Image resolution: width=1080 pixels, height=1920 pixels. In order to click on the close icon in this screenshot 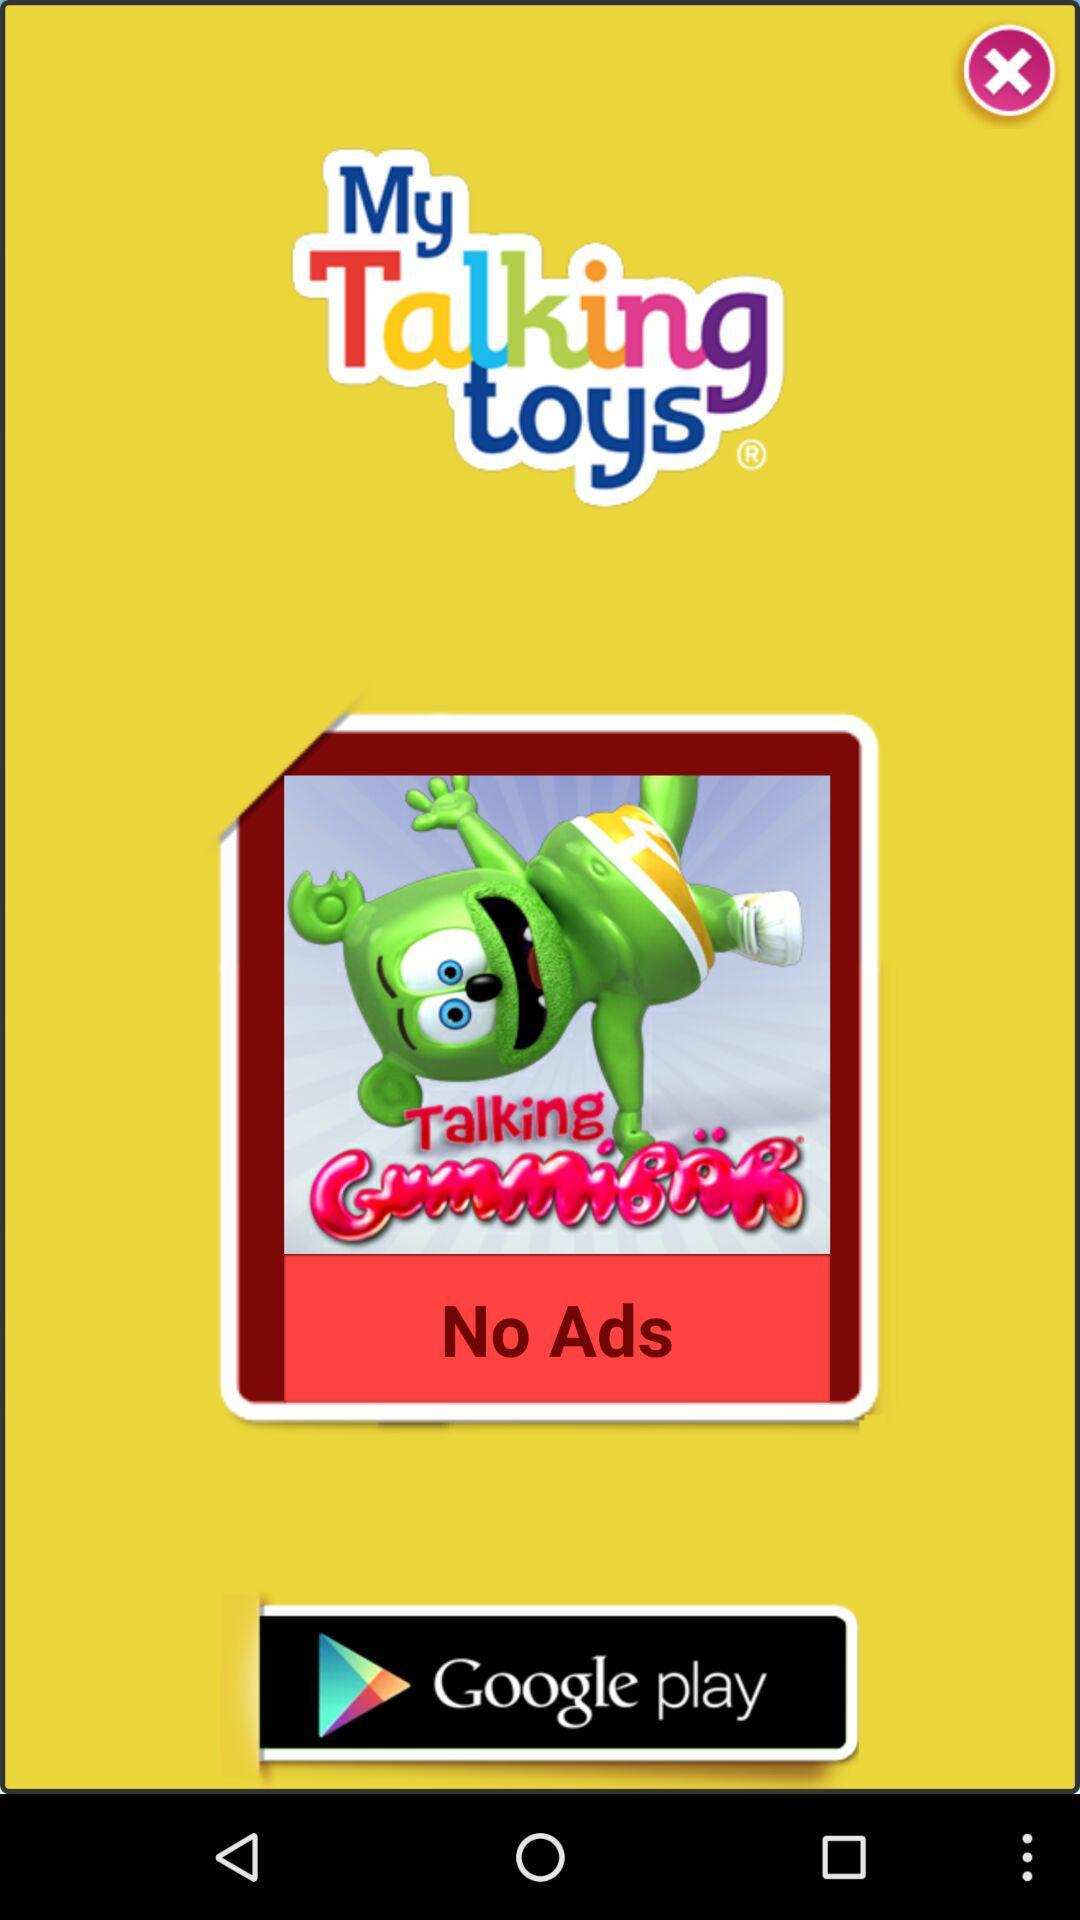, I will do `click(1006, 79)`.